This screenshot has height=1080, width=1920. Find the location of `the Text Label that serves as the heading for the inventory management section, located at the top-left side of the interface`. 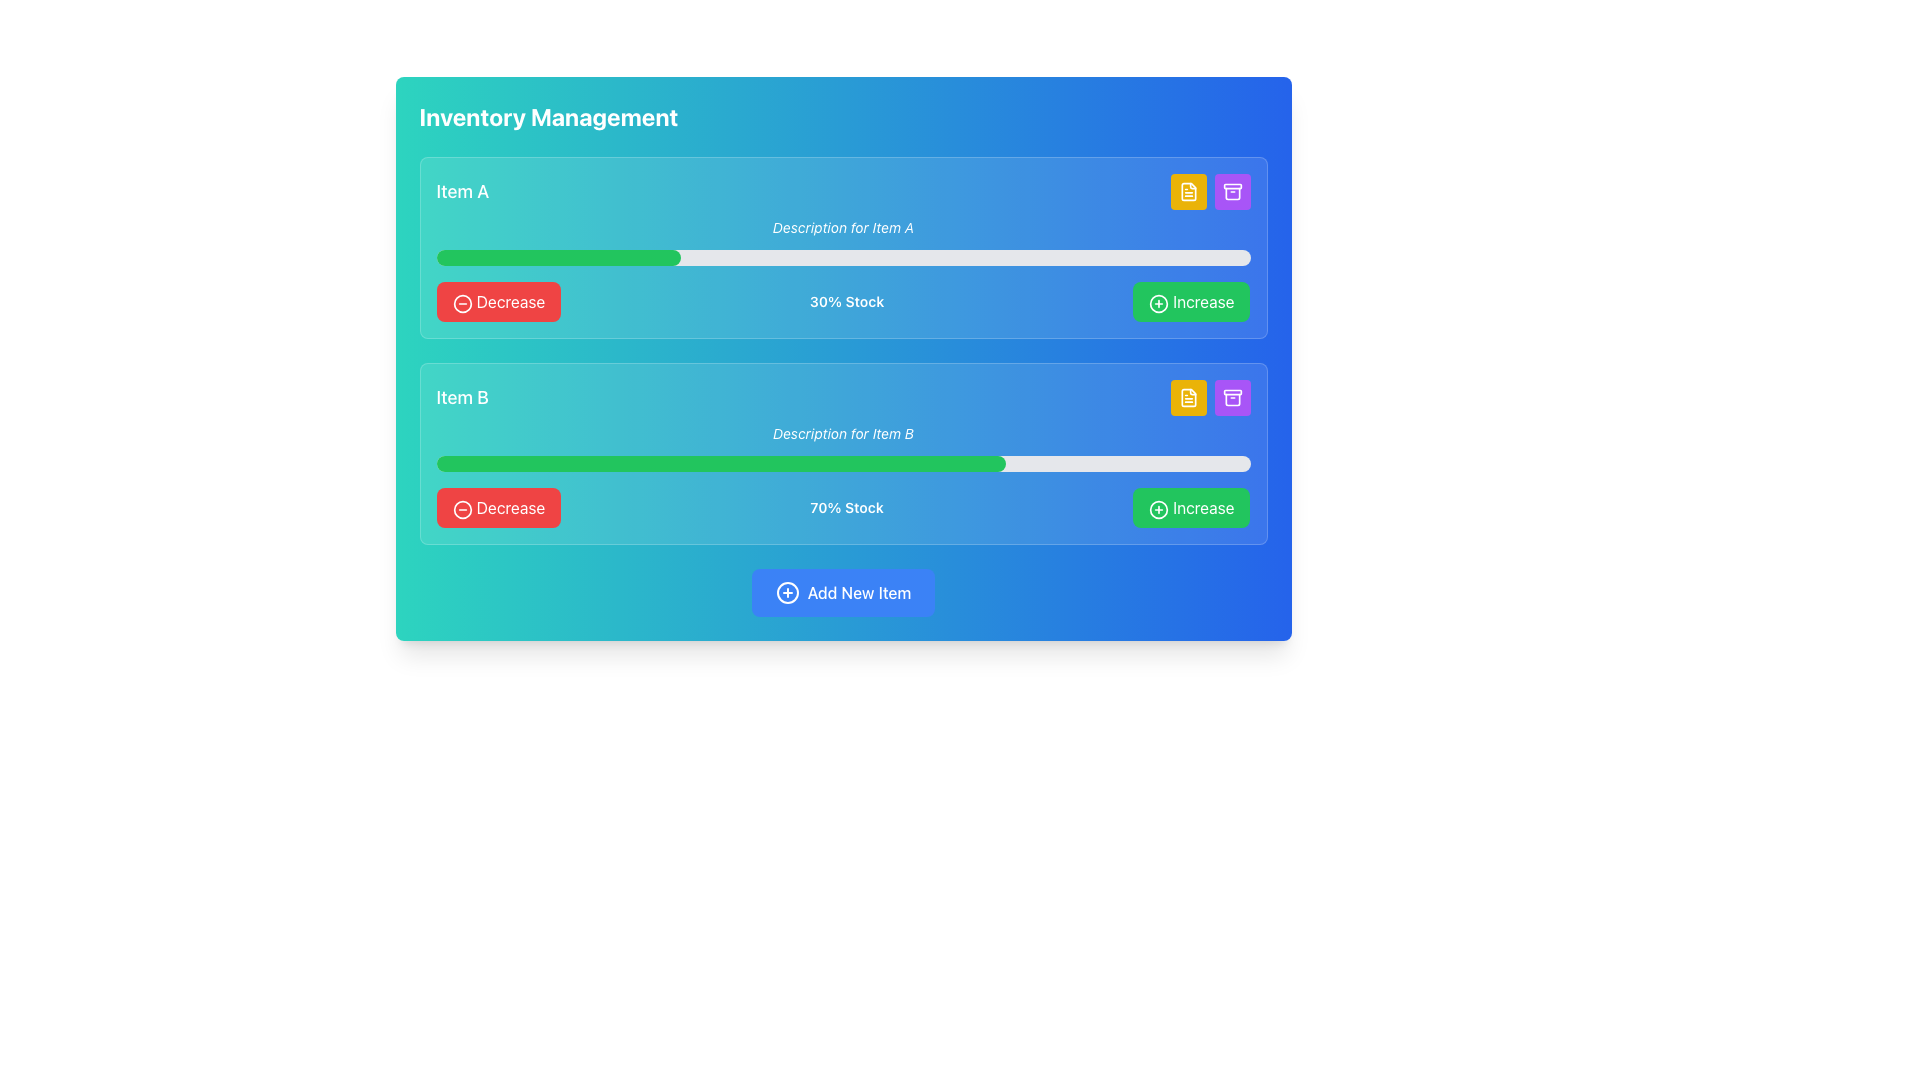

the Text Label that serves as the heading for the inventory management section, located at the top-left side of the interface is located at coordinates (548, 116).